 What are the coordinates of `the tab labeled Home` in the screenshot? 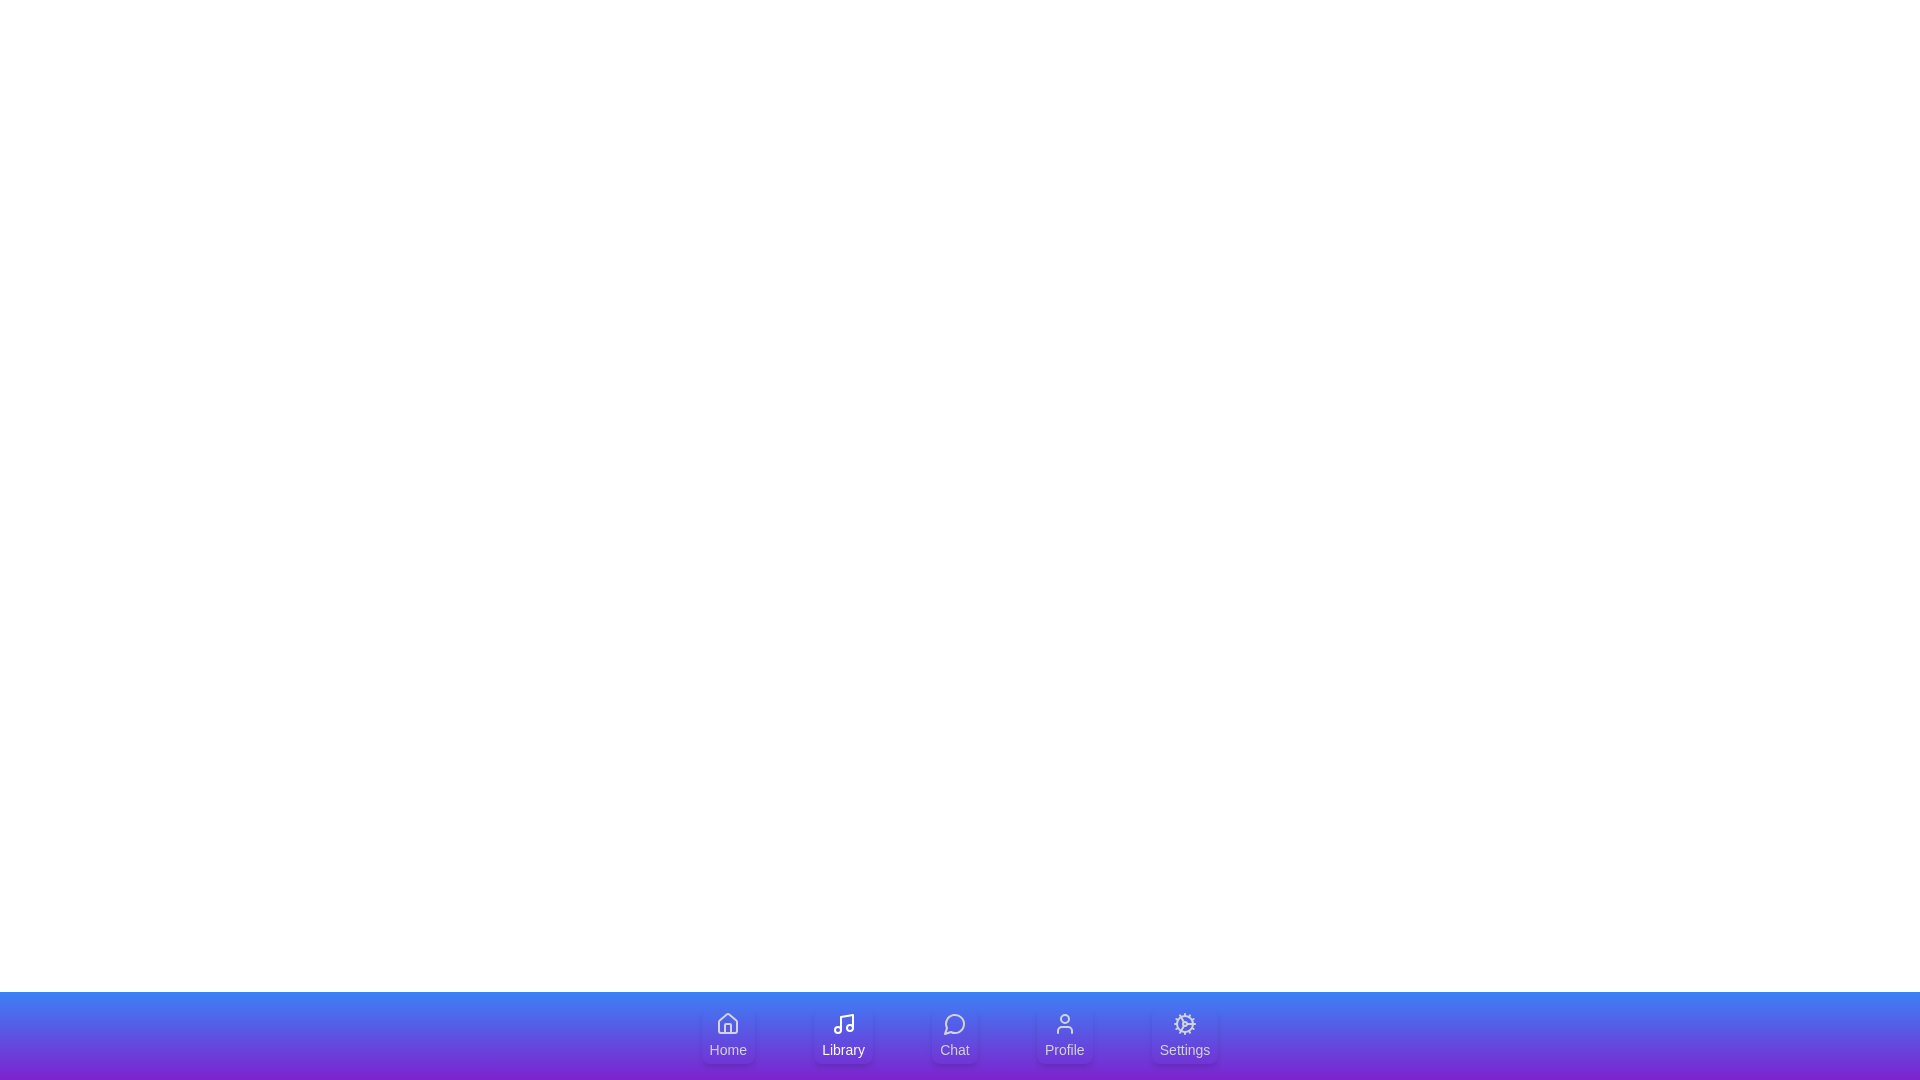 It's located at (727, 1035).